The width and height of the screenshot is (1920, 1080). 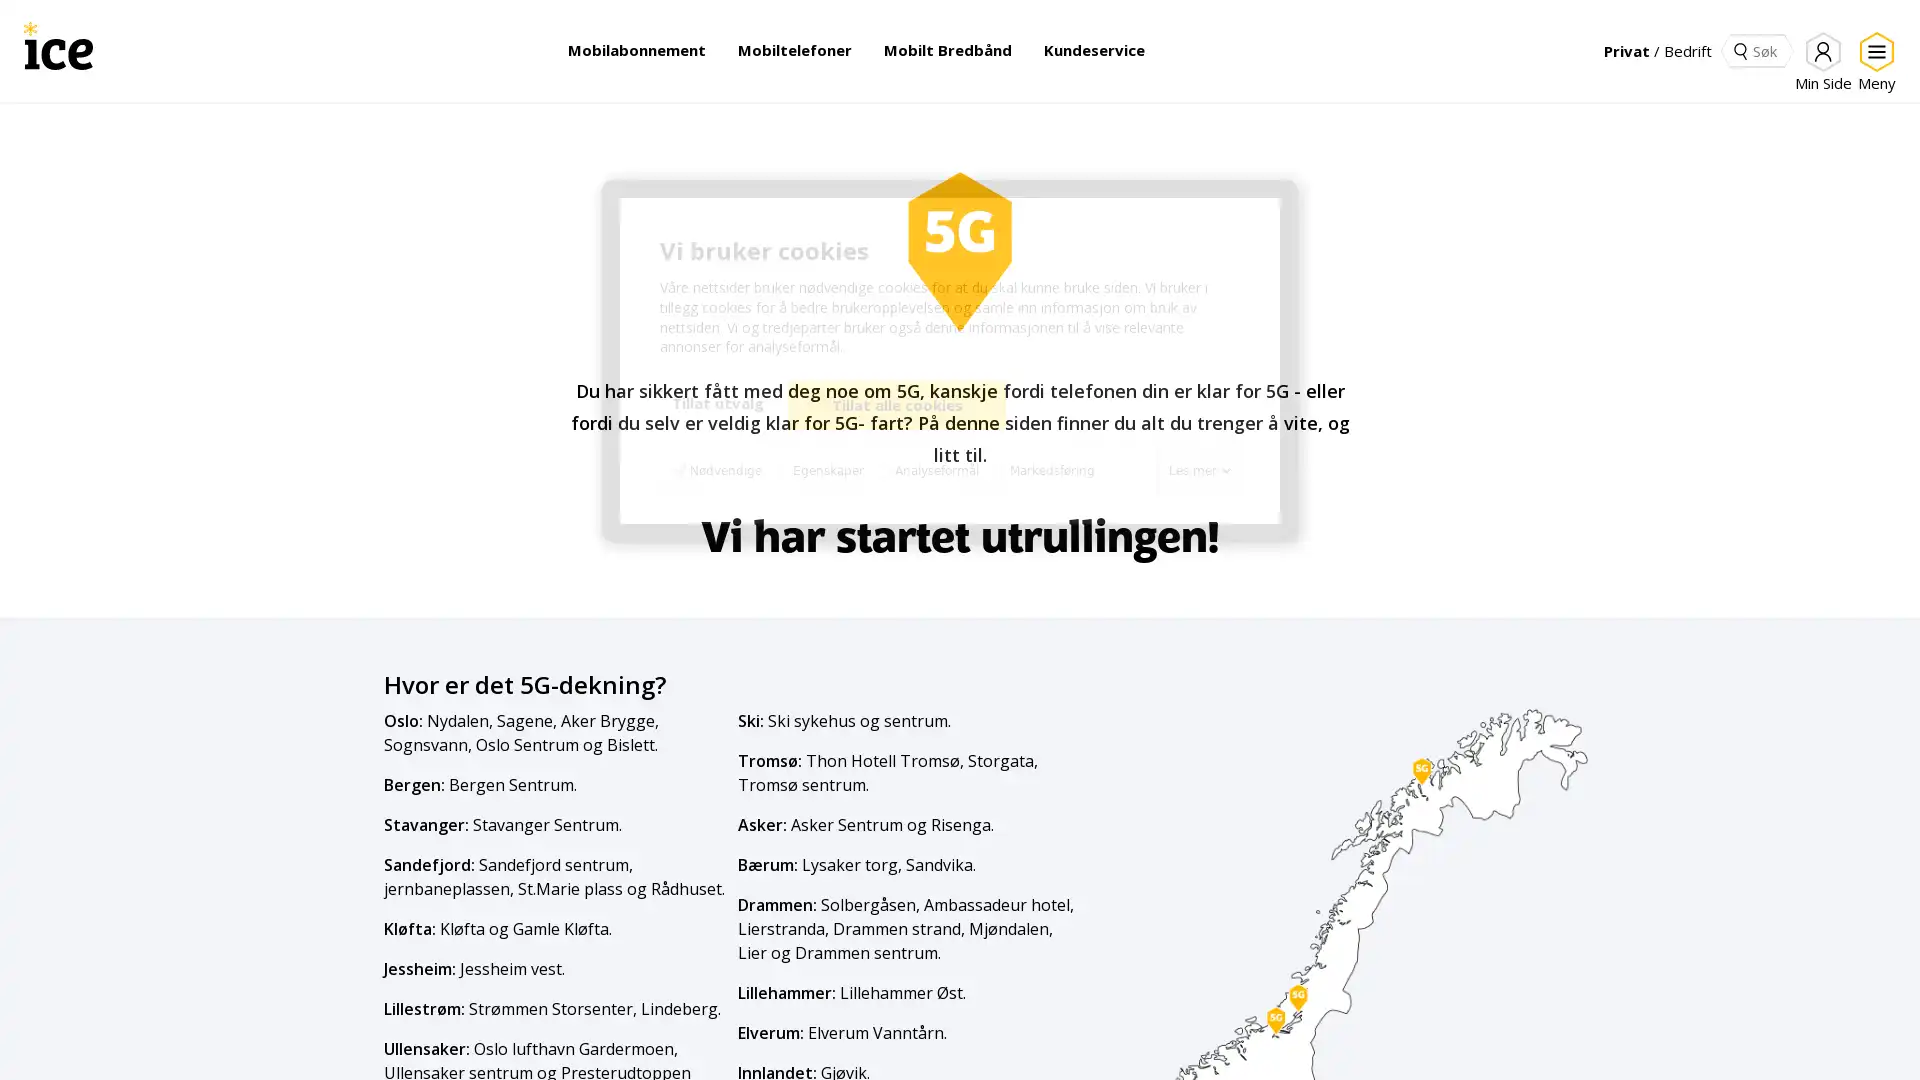 What do you see at coordinates (1739, 49) in the screenshot?
I see `Sk` at bounding box center [1739, 49].